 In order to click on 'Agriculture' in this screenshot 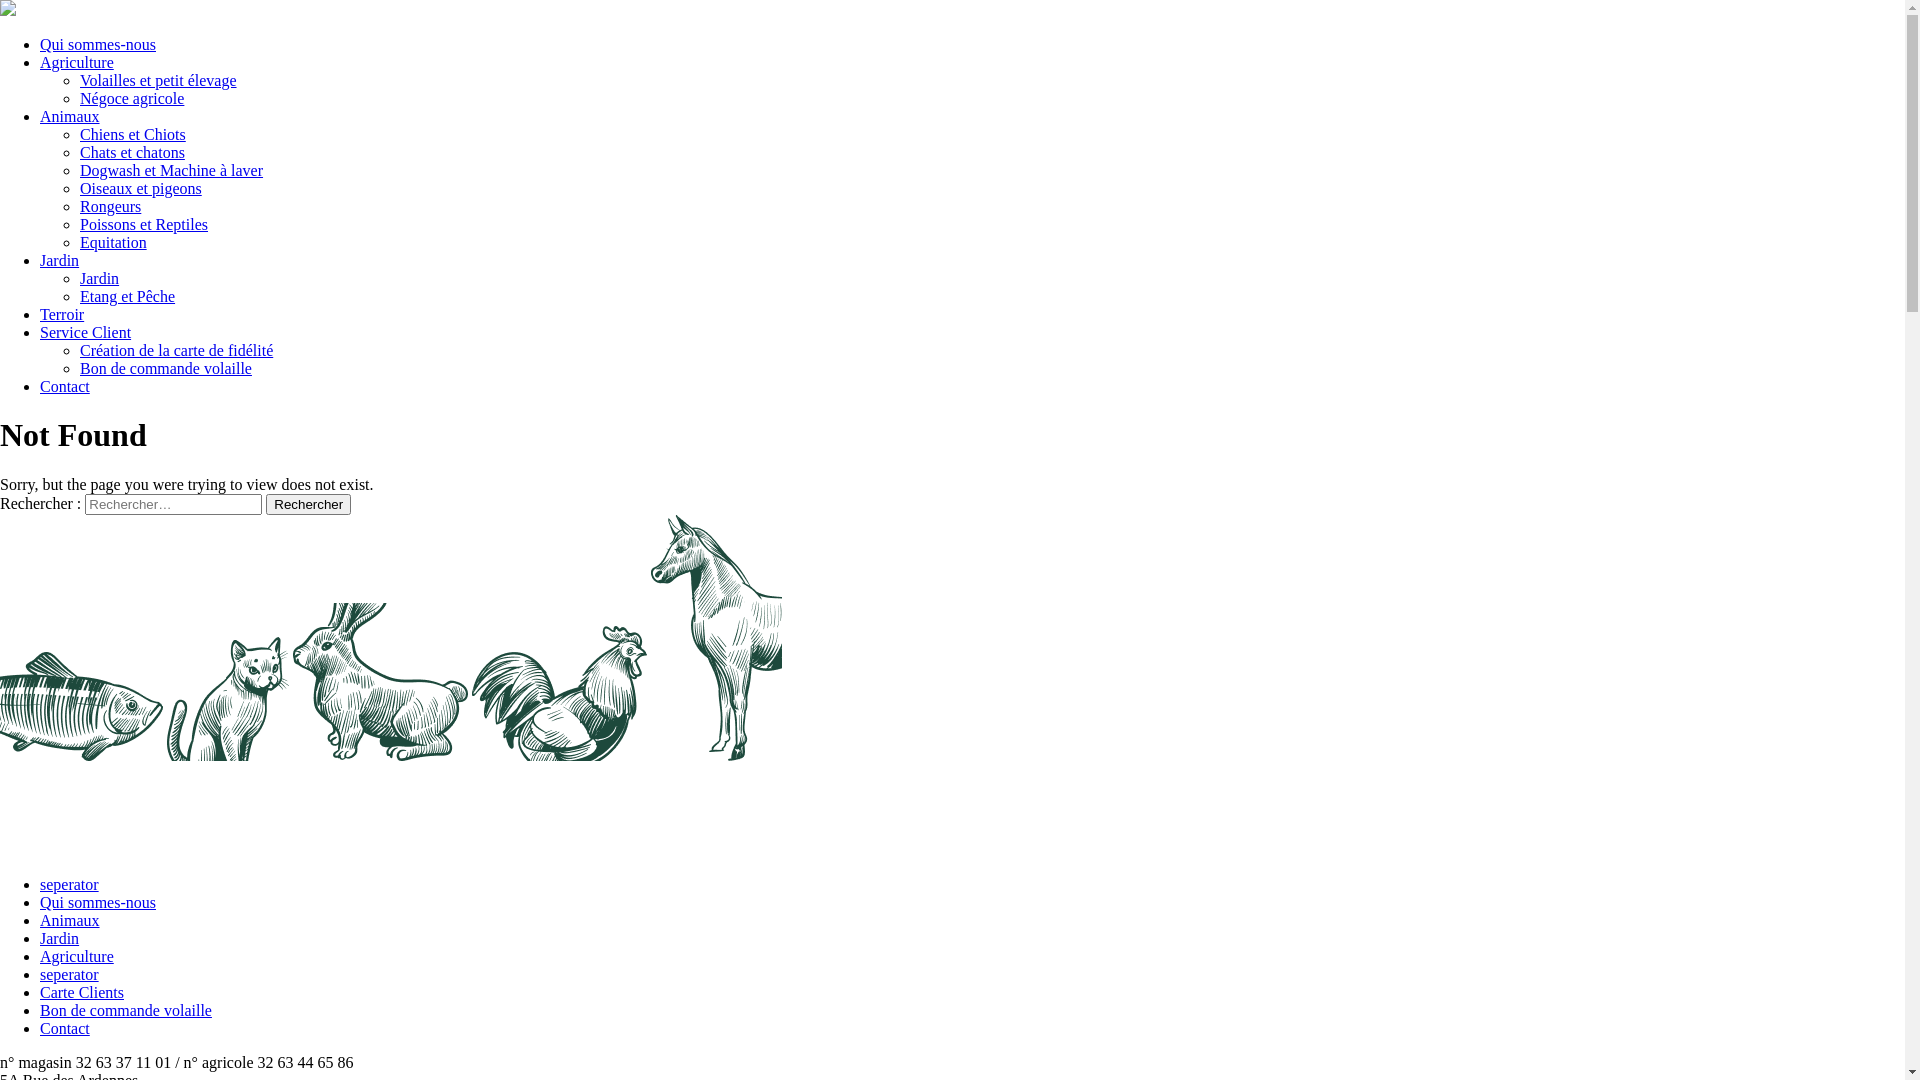, I will do `click(76, 61)`.